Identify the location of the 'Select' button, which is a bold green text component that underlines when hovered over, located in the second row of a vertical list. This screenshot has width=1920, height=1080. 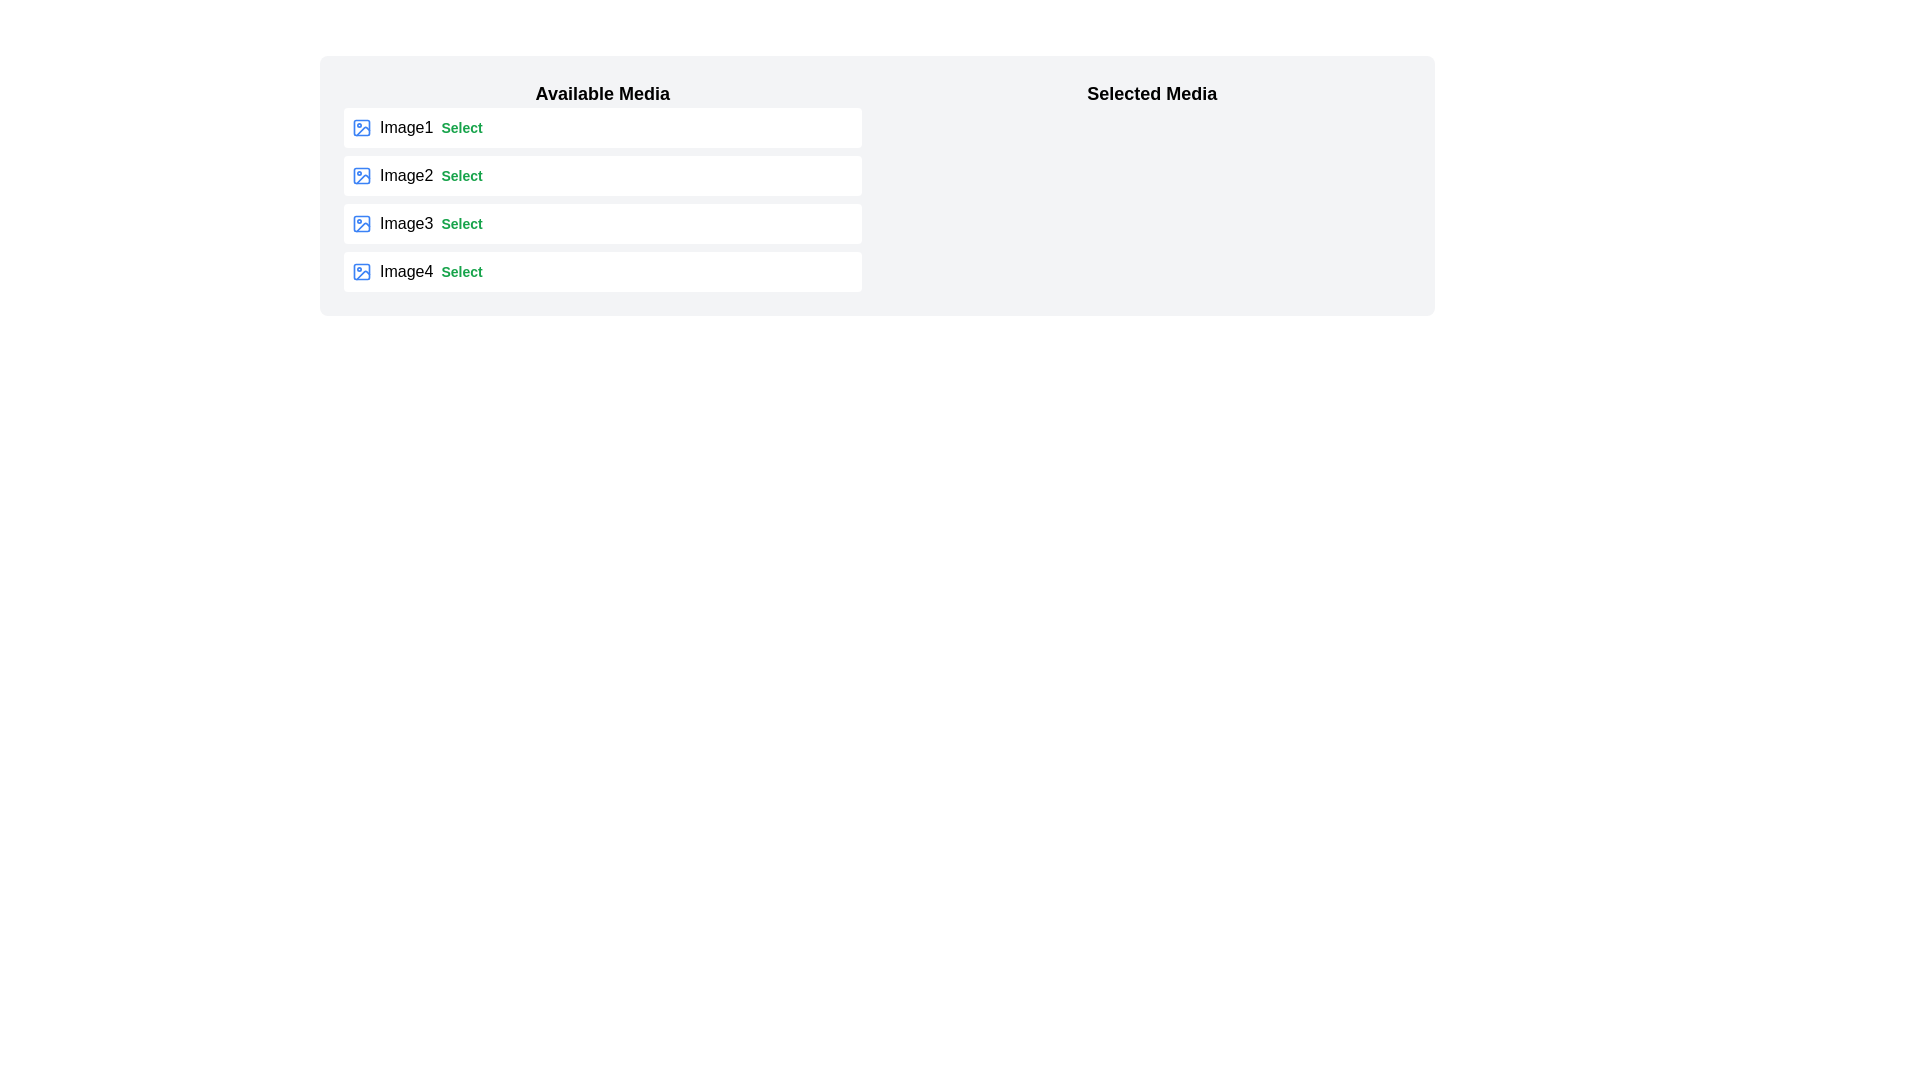
(460, 175).